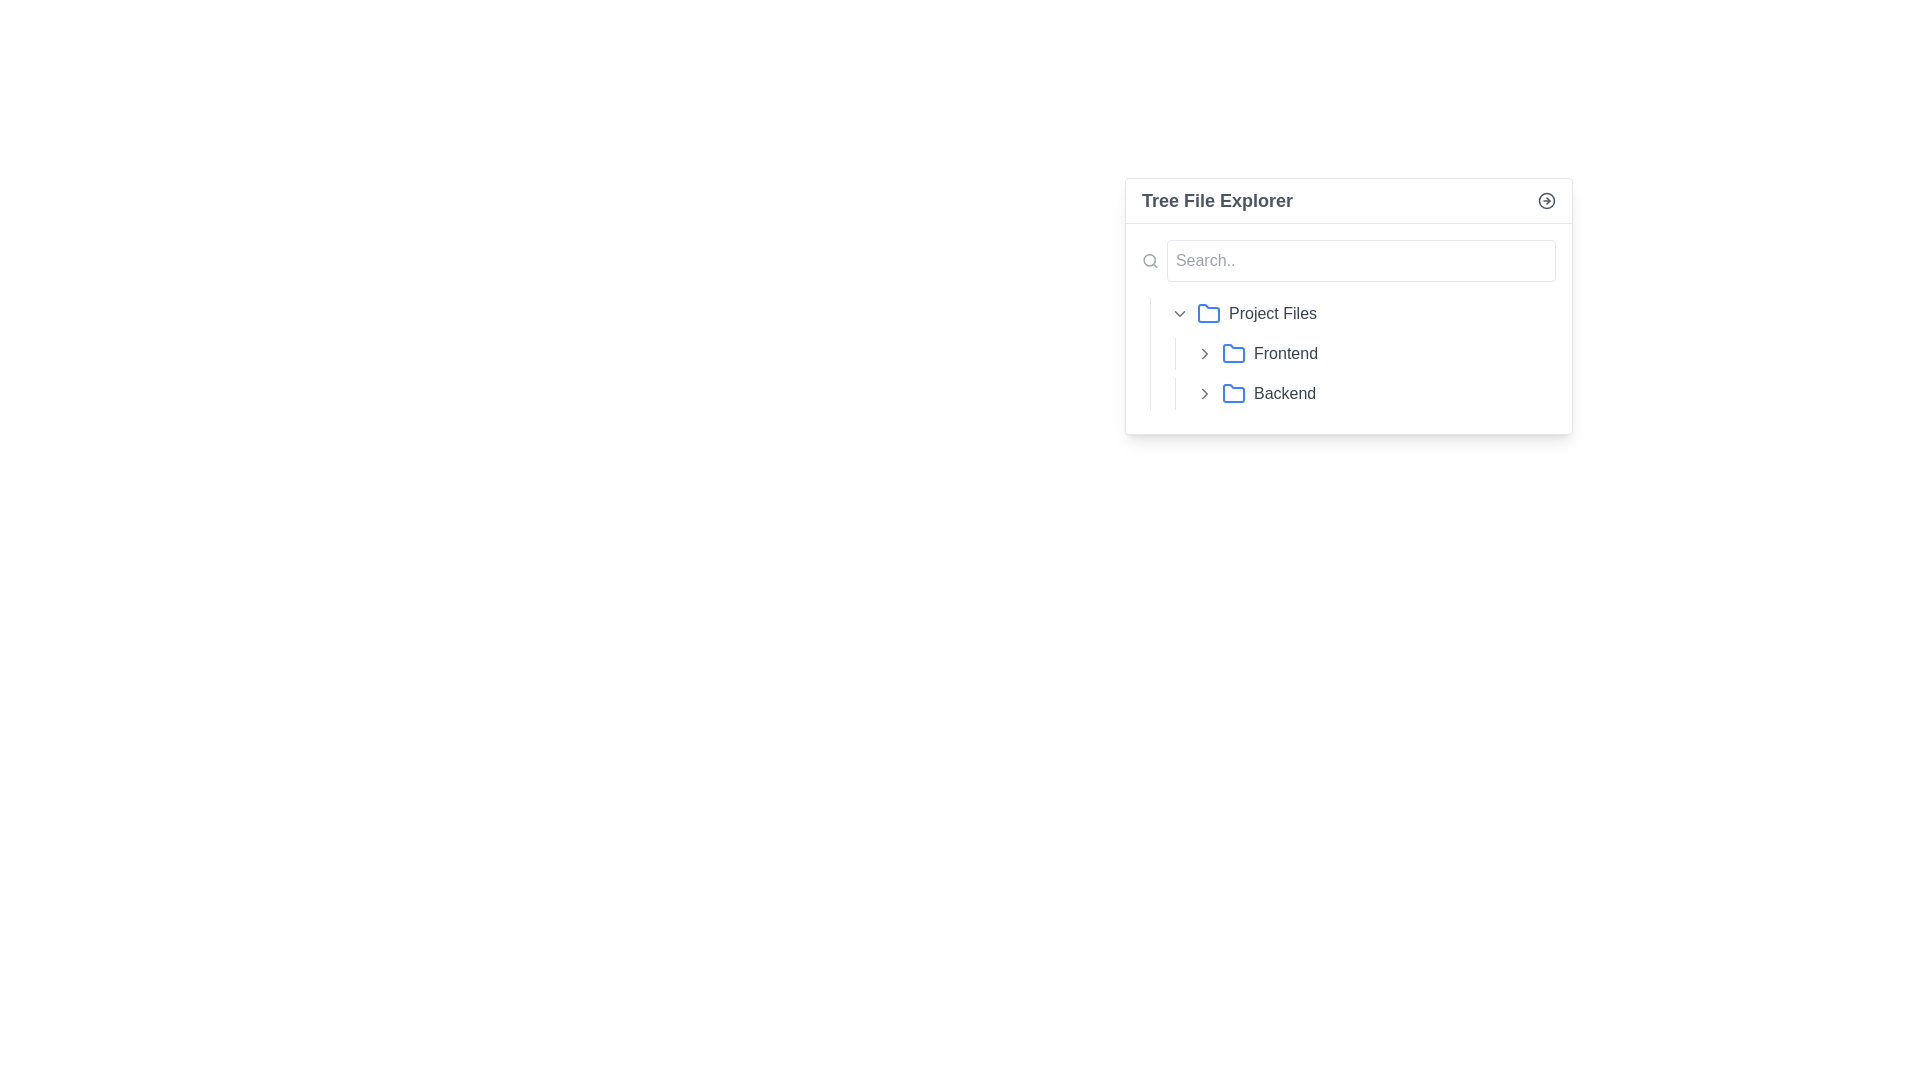 Image resolution: width=1920 pixels, height=1080 pixels. What do you see at coordinates (1232, 393) in the screenshot?
I see `the blue folder icon that is located to the left of the 'Backend' text in the tree view interface` at bounding box center [1232, 393].